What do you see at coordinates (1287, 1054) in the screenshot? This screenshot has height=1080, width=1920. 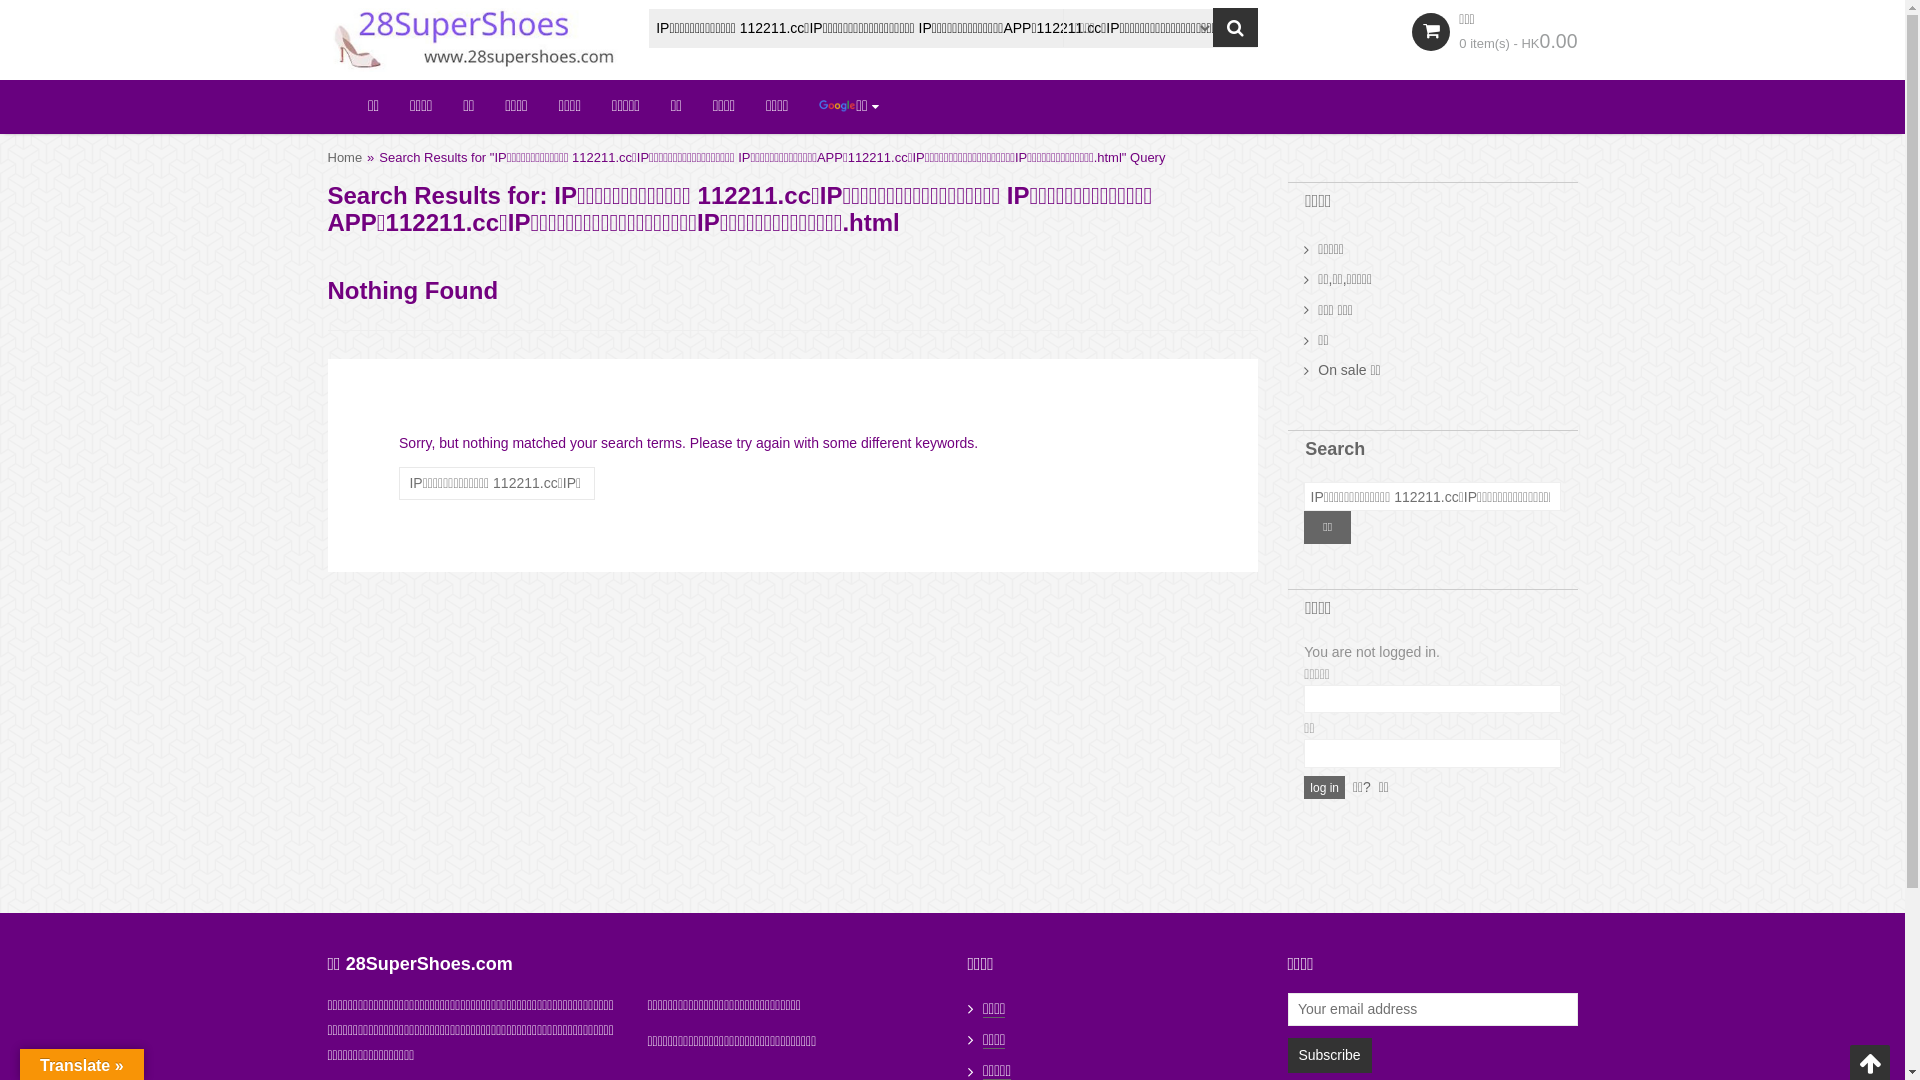 I see `'Subscribe'` at bounding box center [1287, 1054].